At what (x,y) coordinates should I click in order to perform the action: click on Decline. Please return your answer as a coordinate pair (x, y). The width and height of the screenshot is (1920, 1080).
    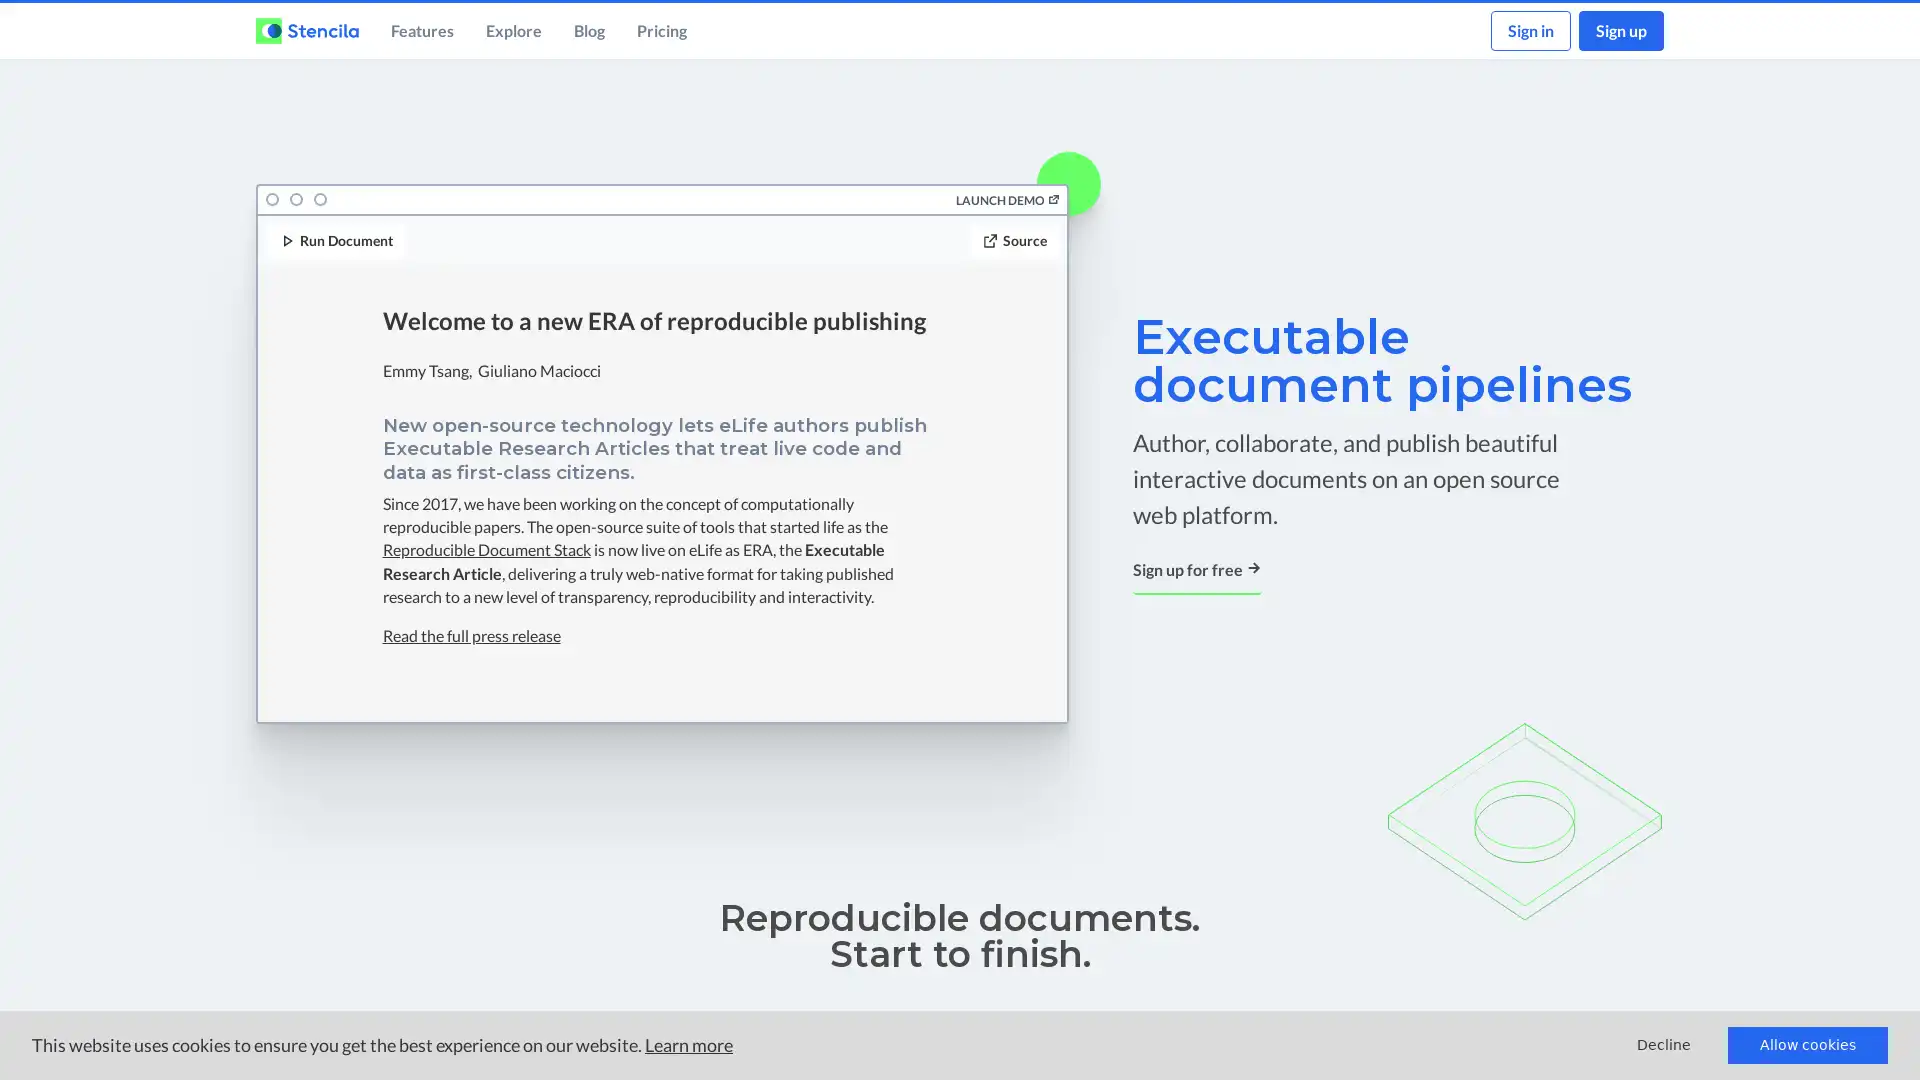
    Looking at the image, I should click on (1664, 1044).